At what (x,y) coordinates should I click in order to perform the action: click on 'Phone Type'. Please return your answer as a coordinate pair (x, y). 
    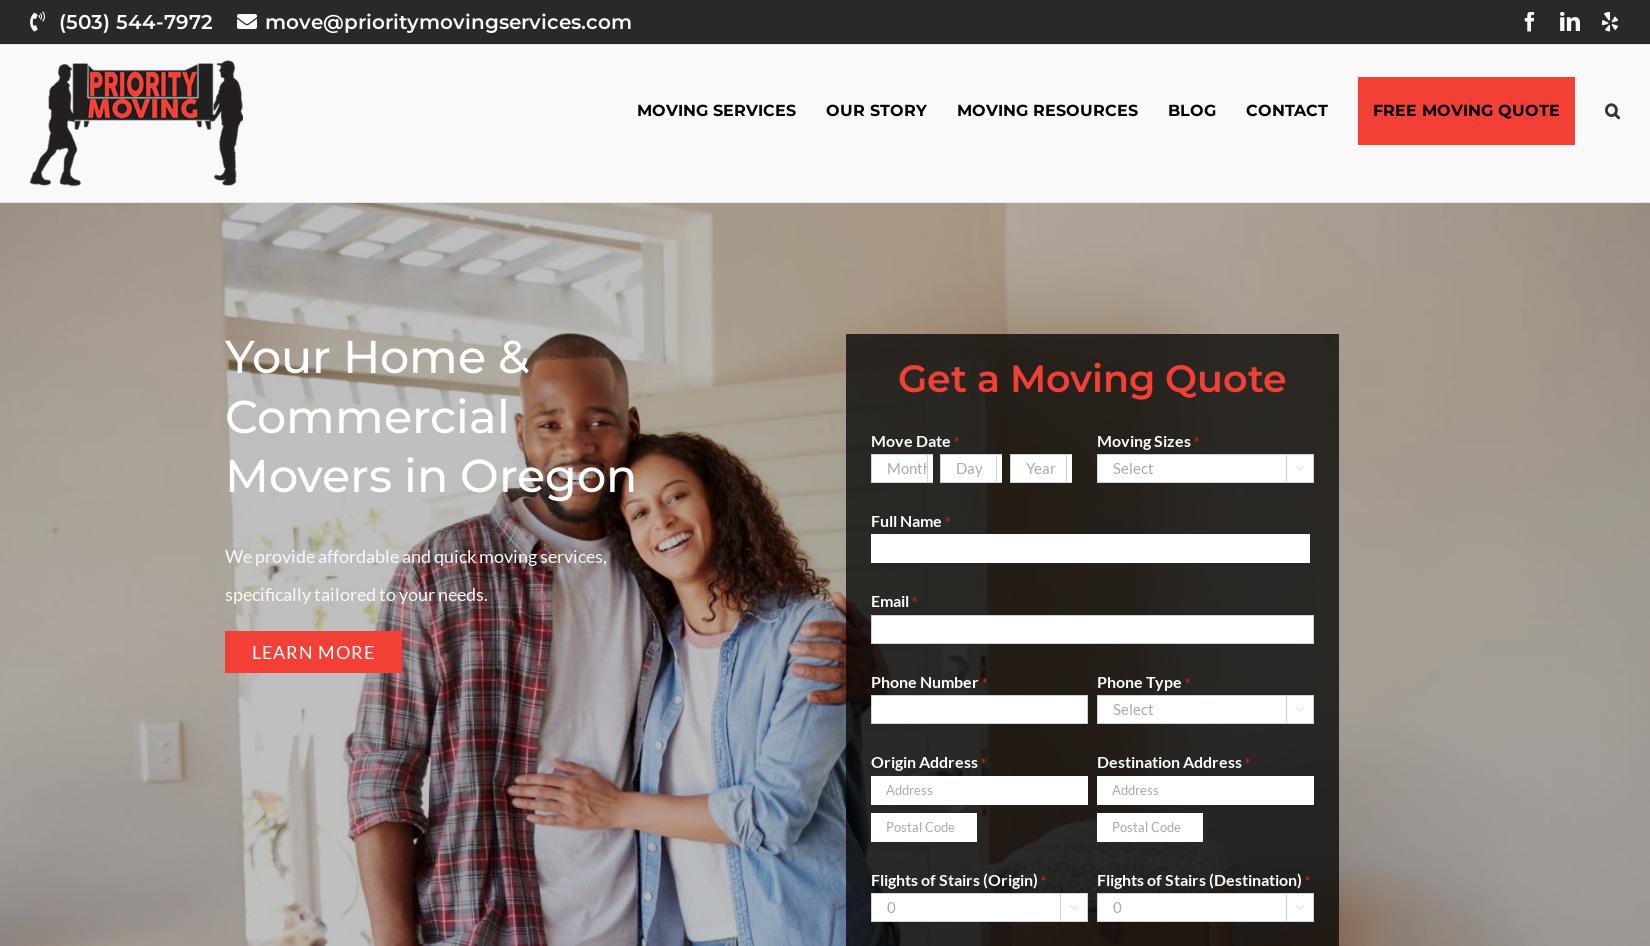
    Looking at the image, I should click on (1138, 680).